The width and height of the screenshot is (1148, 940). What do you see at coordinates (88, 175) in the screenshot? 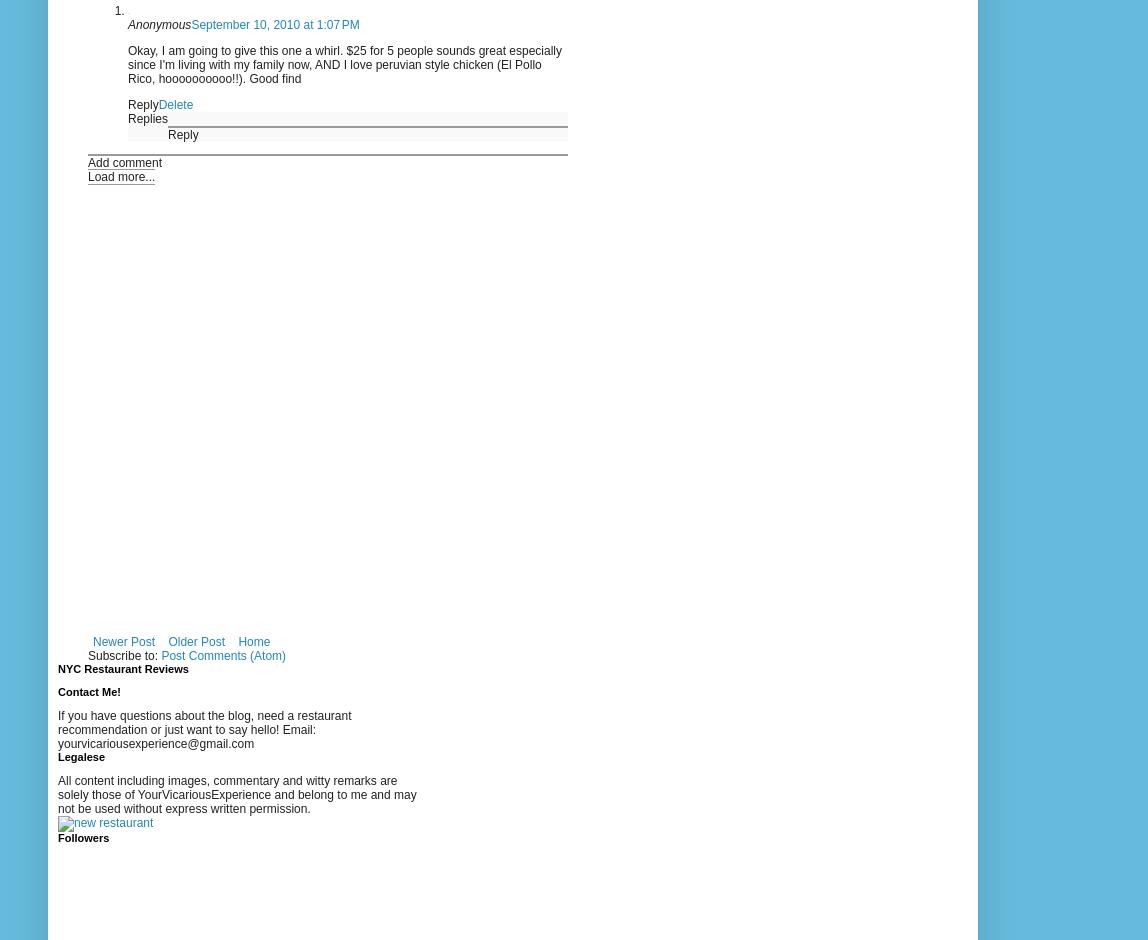
I see `'Load more...'` at bounding box center [88, 175].